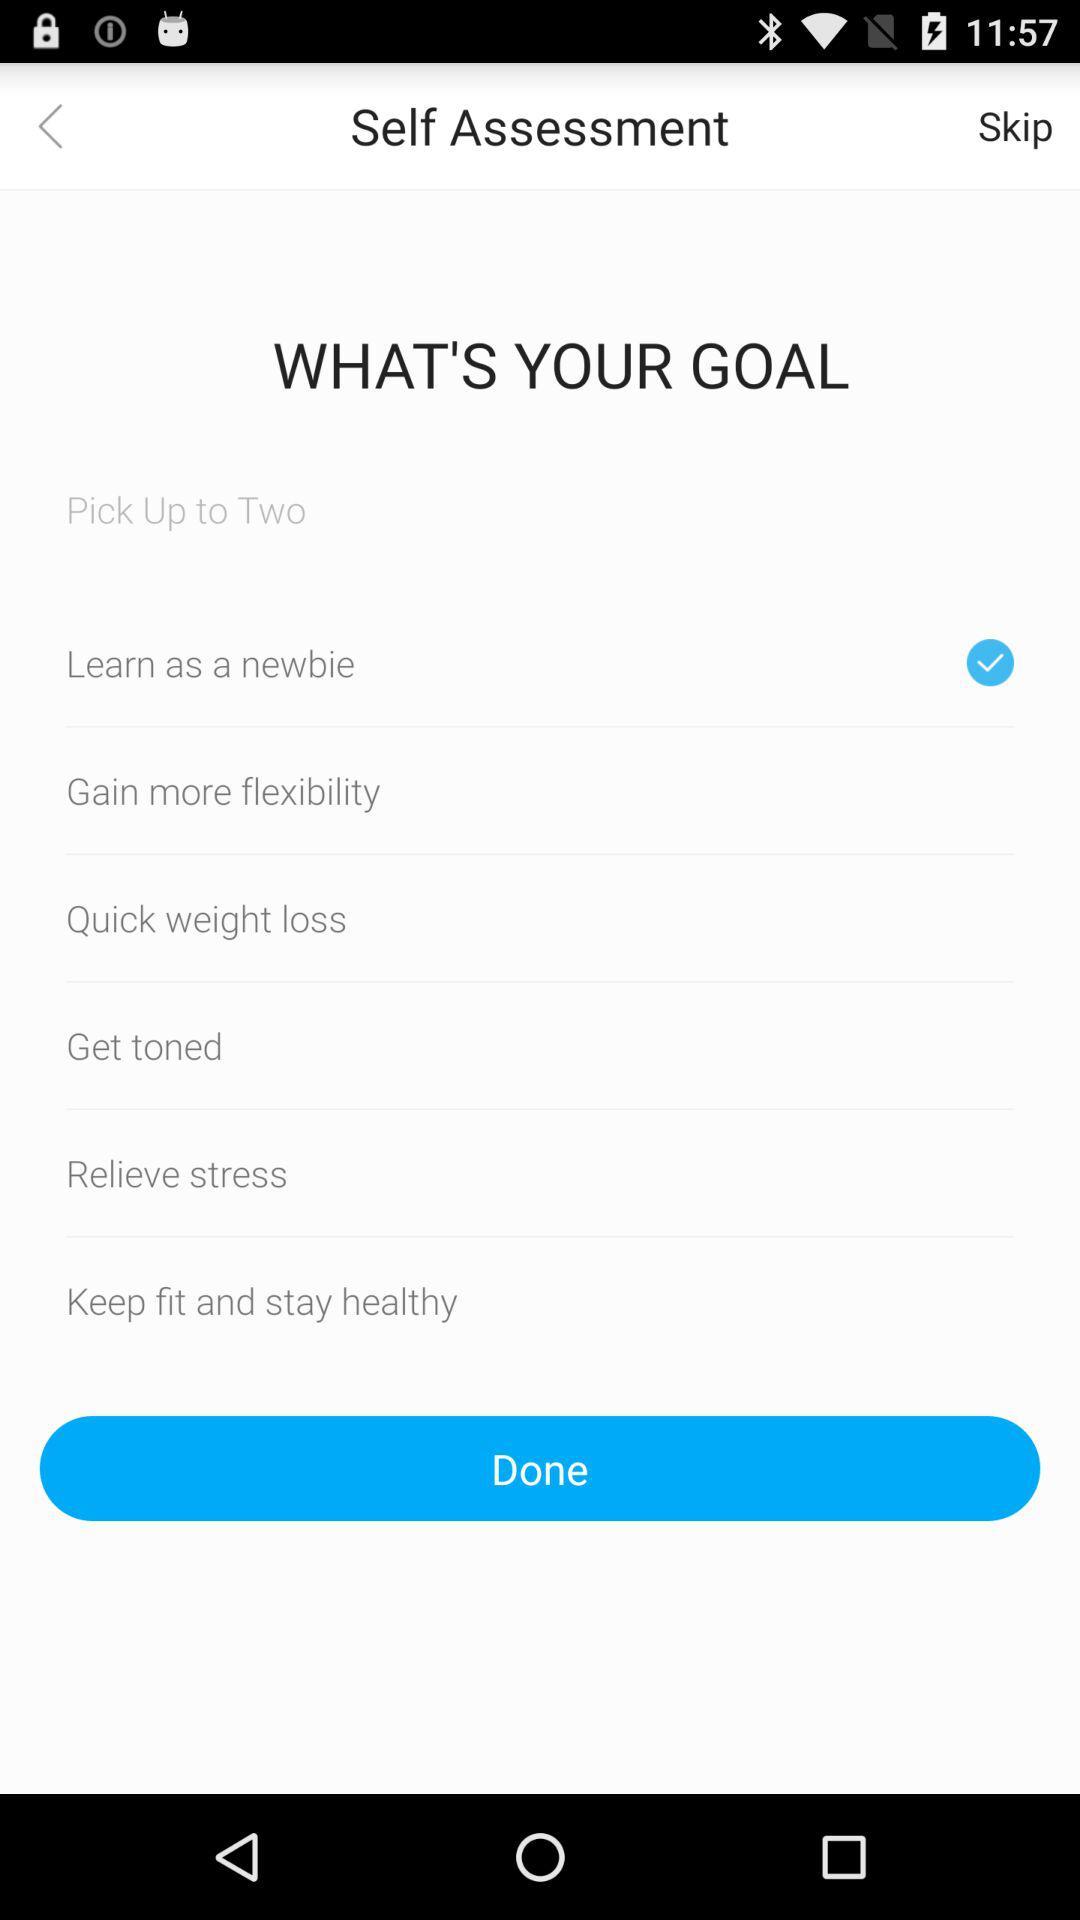 The width and height of the screenshot is (1080, 1920). I want to click on the text which is above done, so click(540, 1300).